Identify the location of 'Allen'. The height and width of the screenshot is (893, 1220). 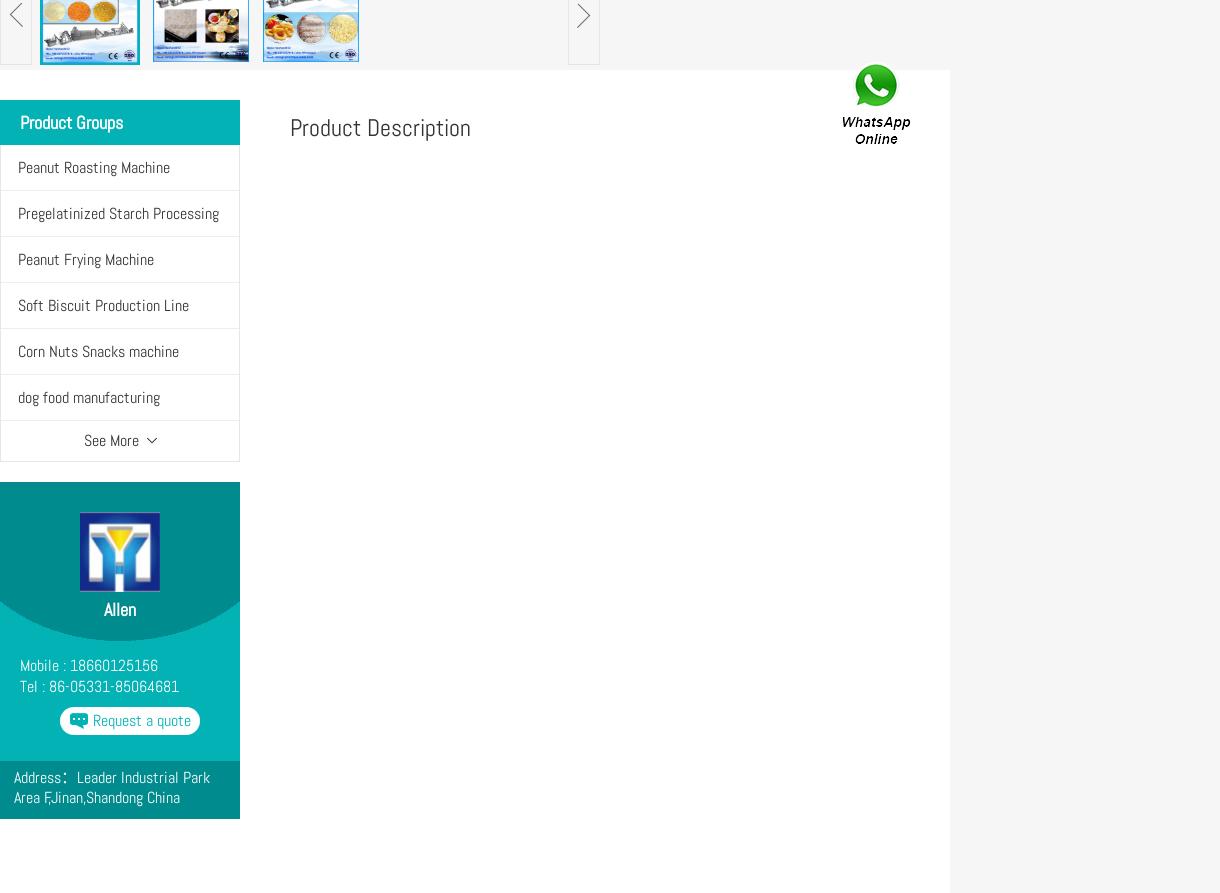
(120, 609).